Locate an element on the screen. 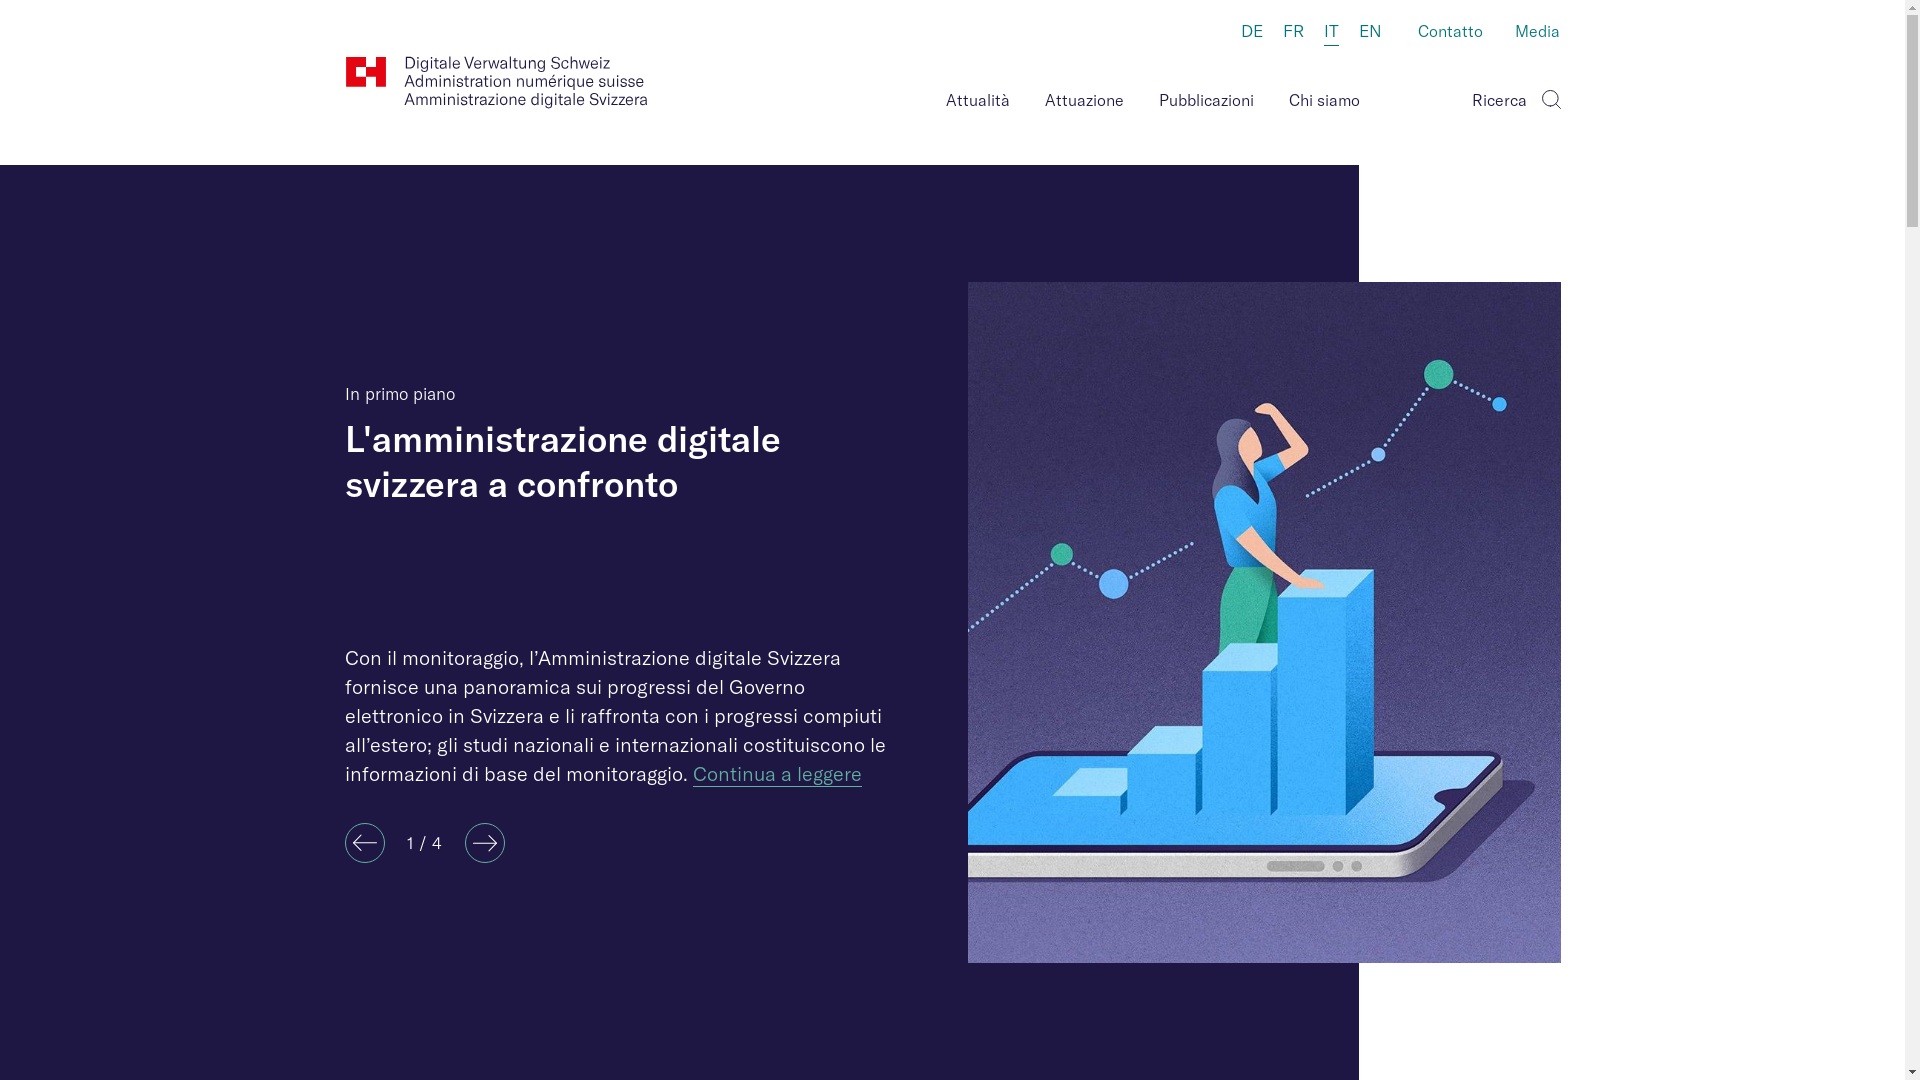  'Contatto' is located at coordinates (1449, 33).